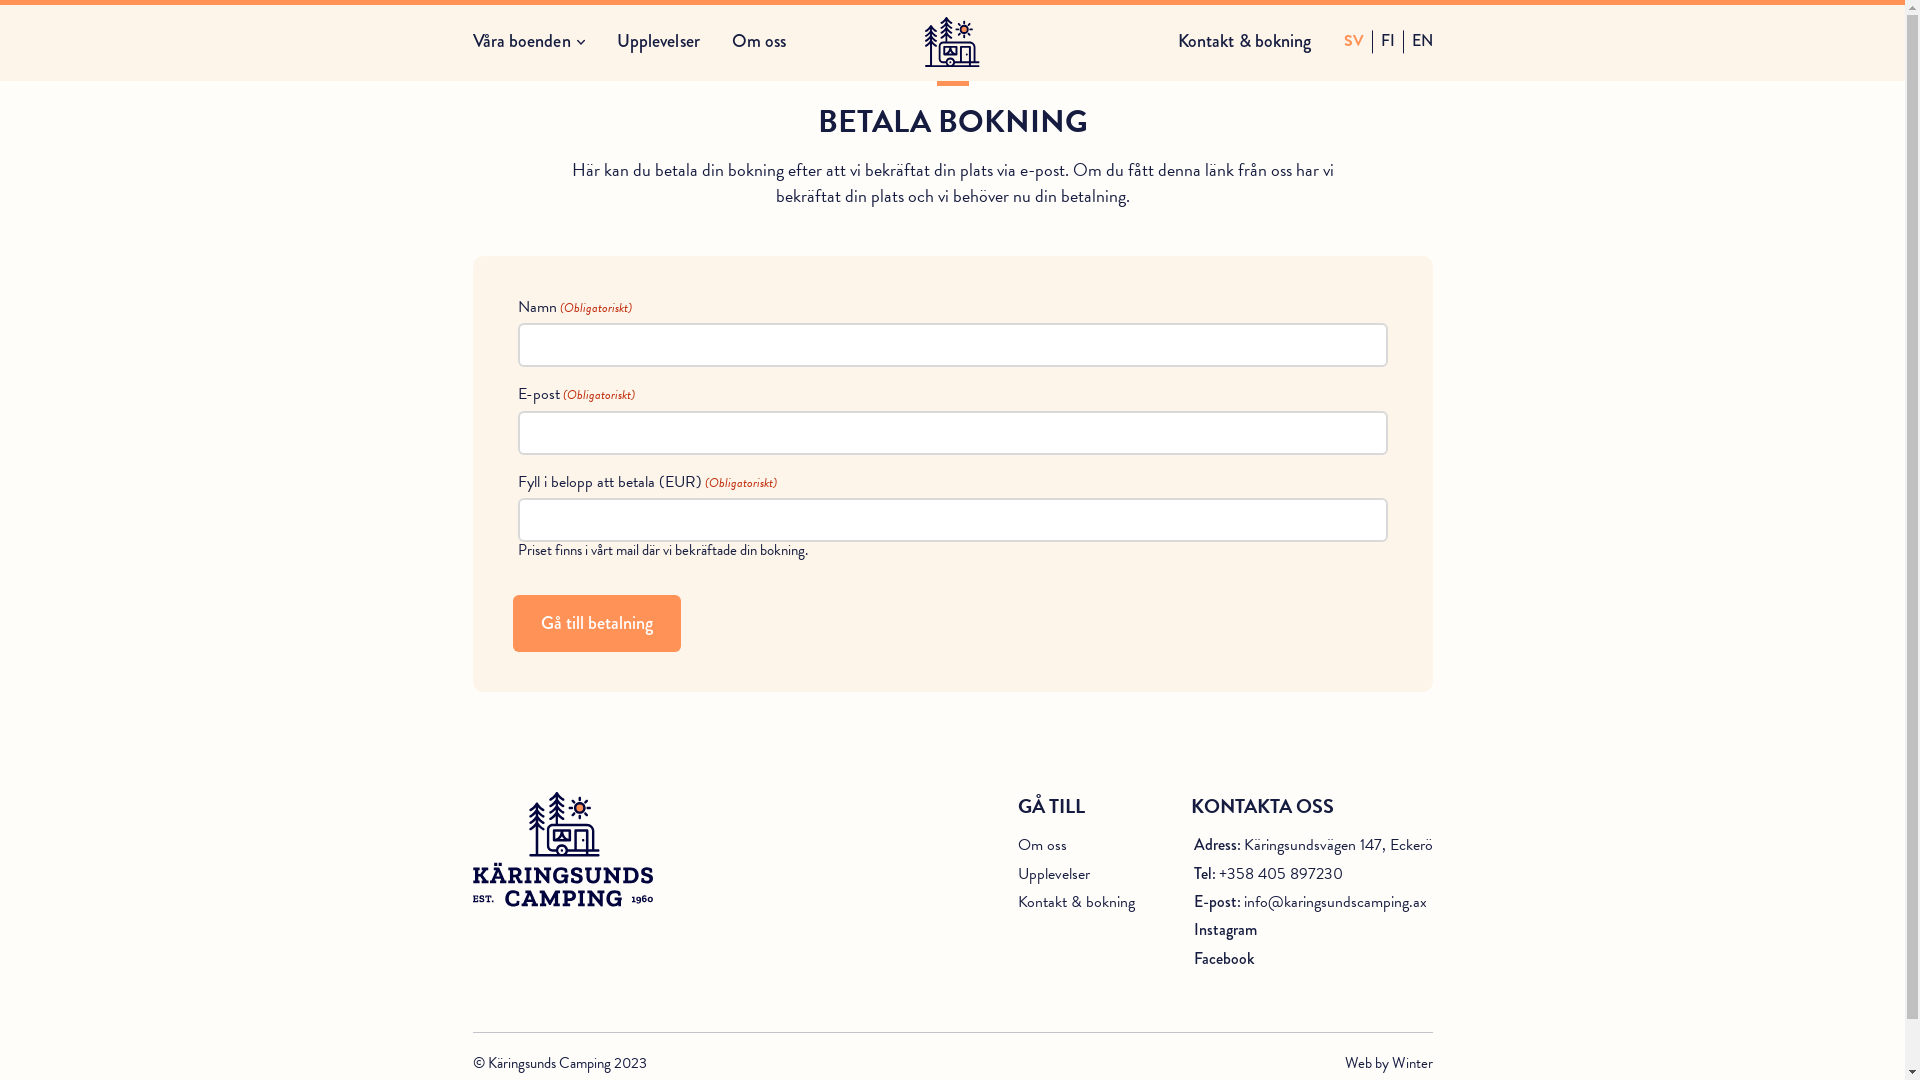 The height and width of the screenshot is (1080, 1920). What do you see at coordinates (1194, 958) in the screenshot?
I see `'Facebook'` at bounding box center [1194, 958].